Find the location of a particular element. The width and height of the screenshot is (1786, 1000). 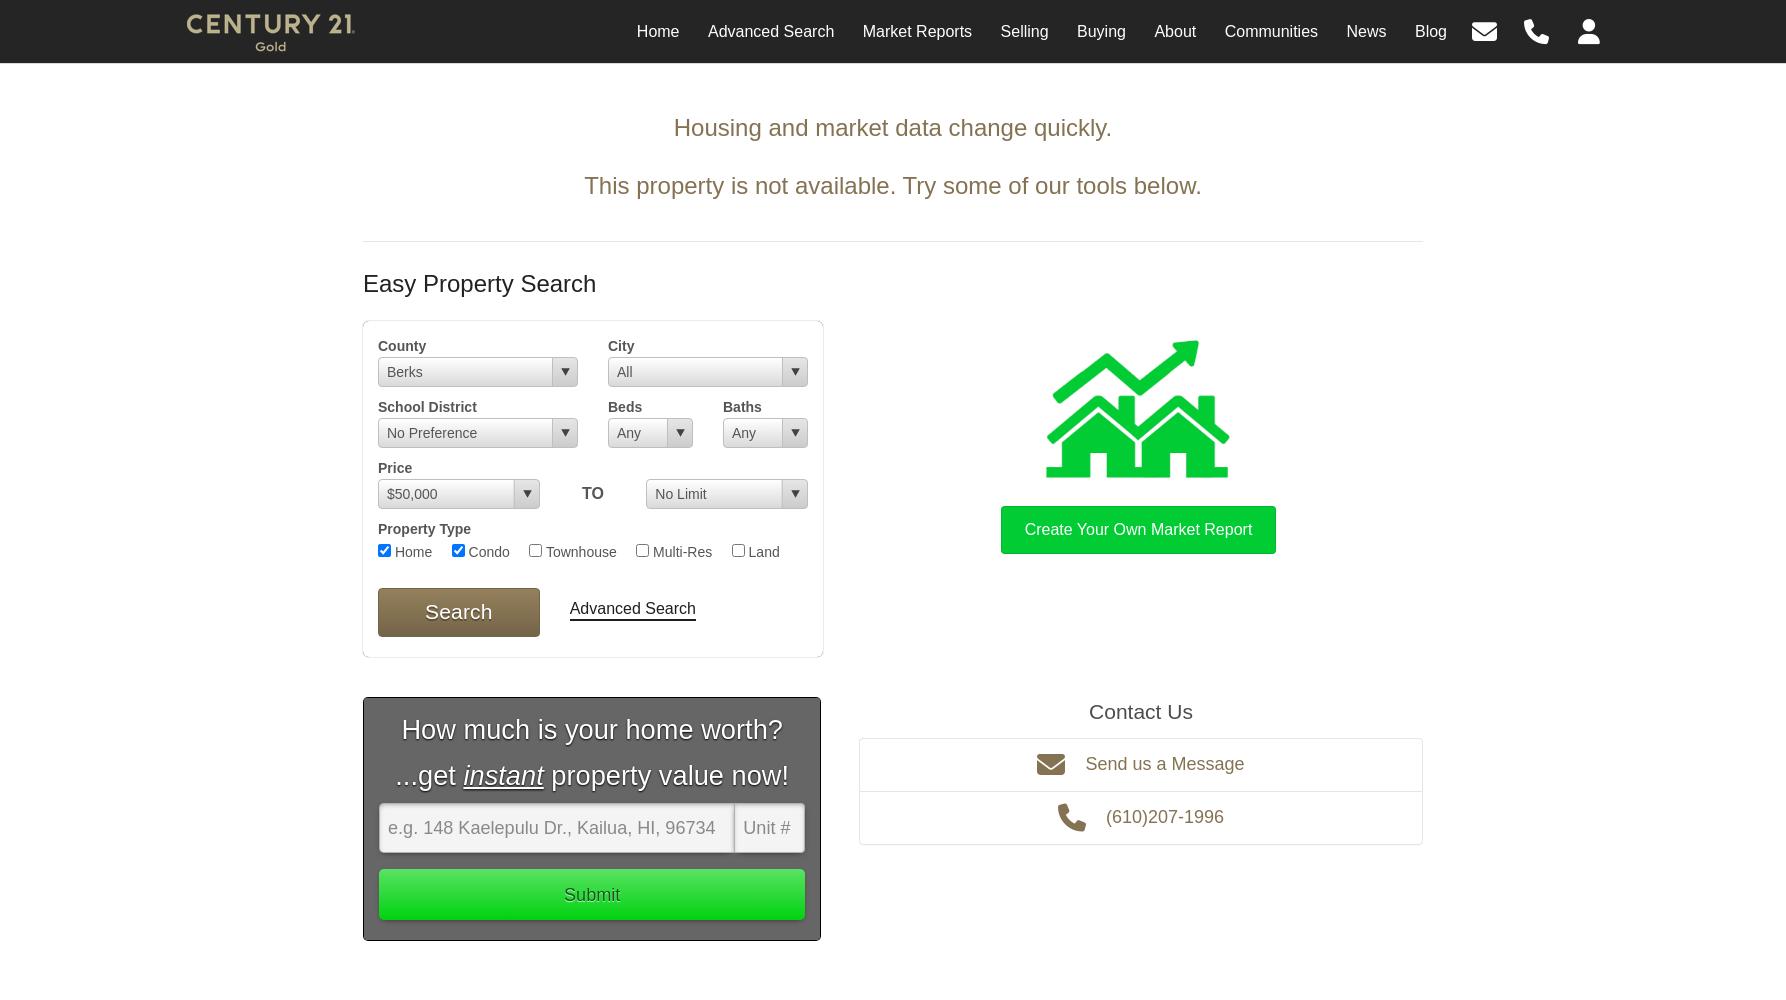

'Selling' is located at coordinates (1023, 31).